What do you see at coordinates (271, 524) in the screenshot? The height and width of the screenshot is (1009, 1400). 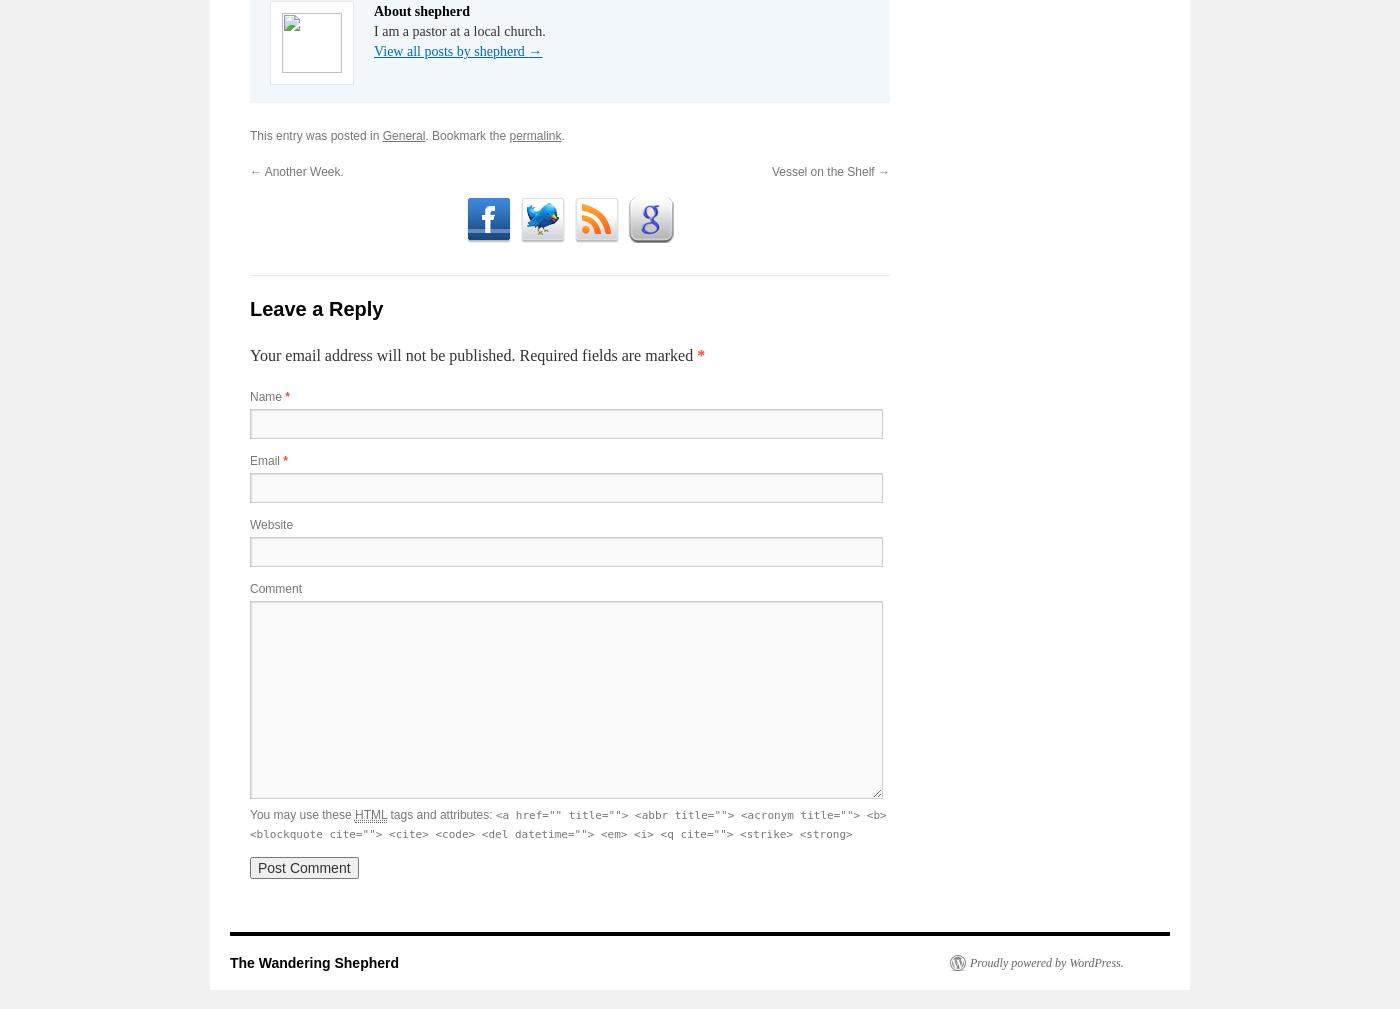 I see `'Website'` at bounding box center [271, 524].